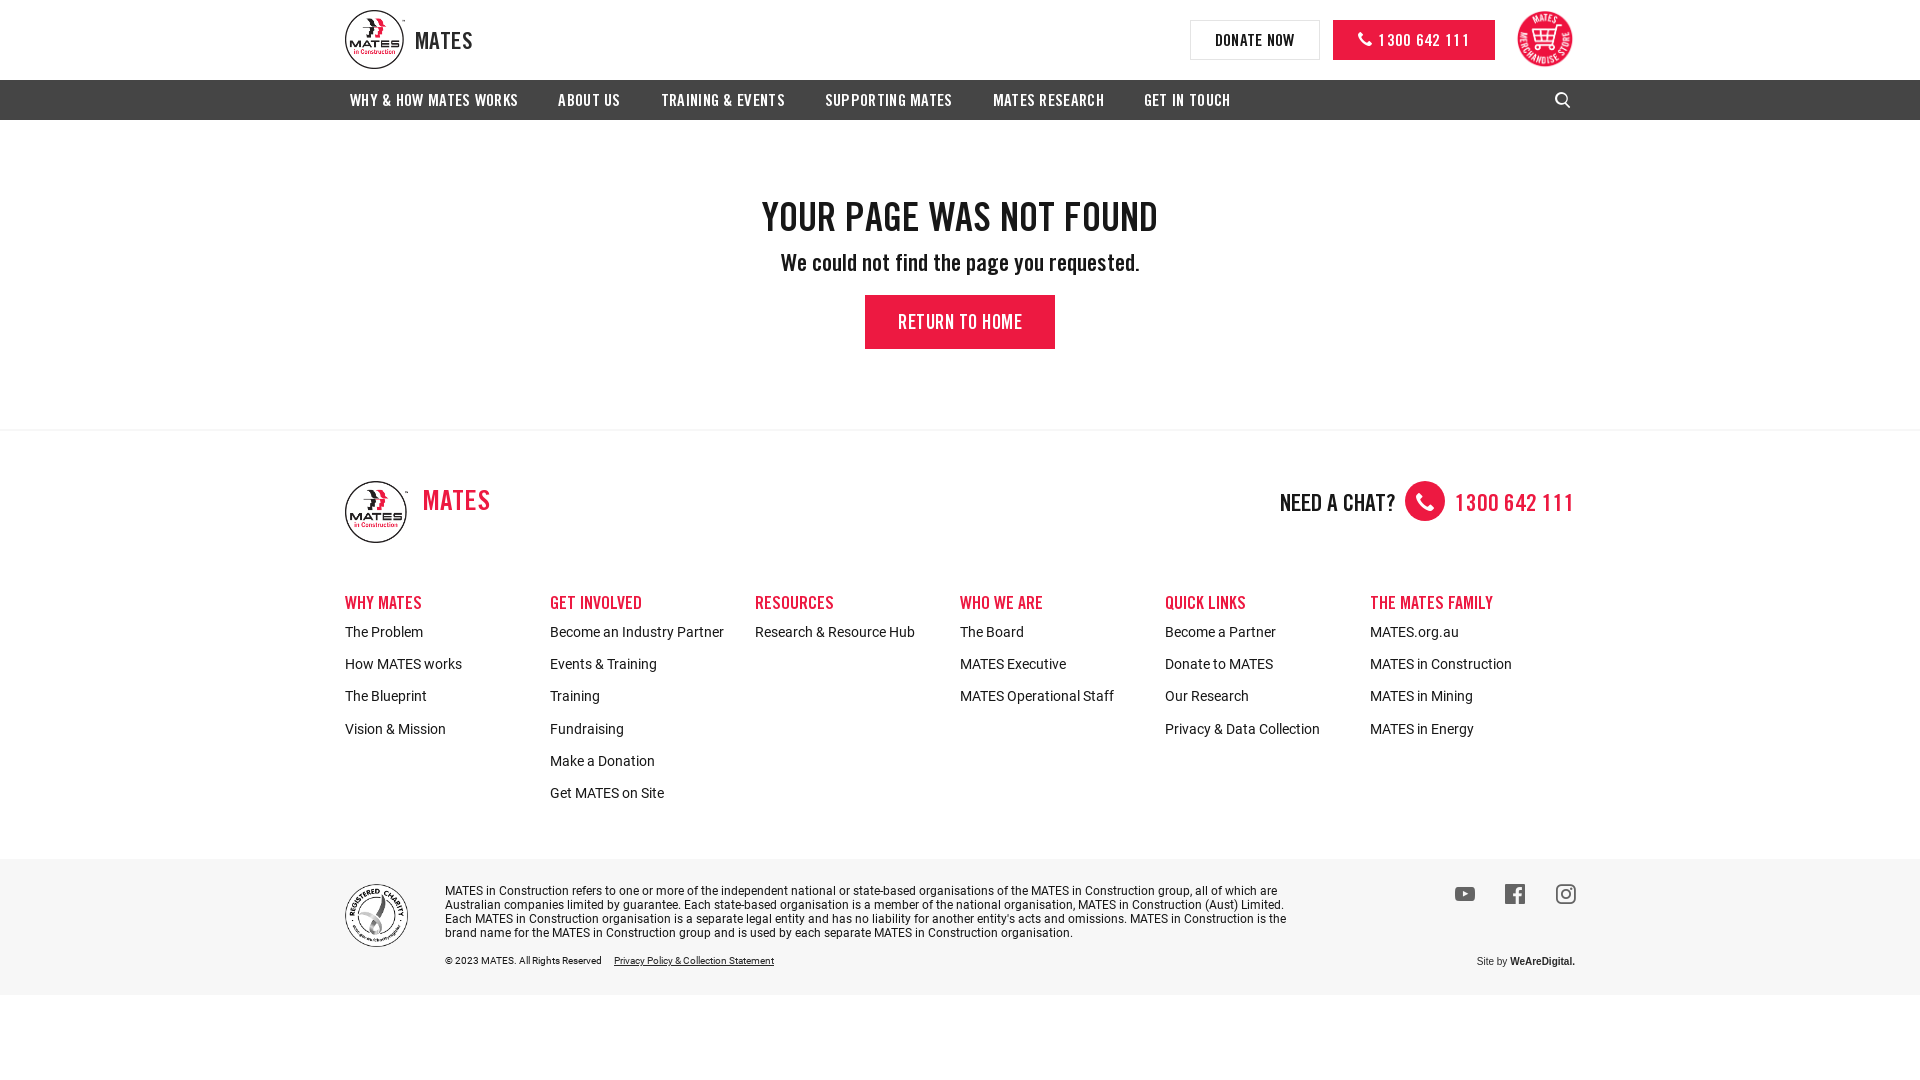 The width and height of the screenshot is (1920, 1080). What do you see at coordinates (988, 101) in the screenshot?
I see `'MATES RESEARCH'` at bounding box center [988, 101].